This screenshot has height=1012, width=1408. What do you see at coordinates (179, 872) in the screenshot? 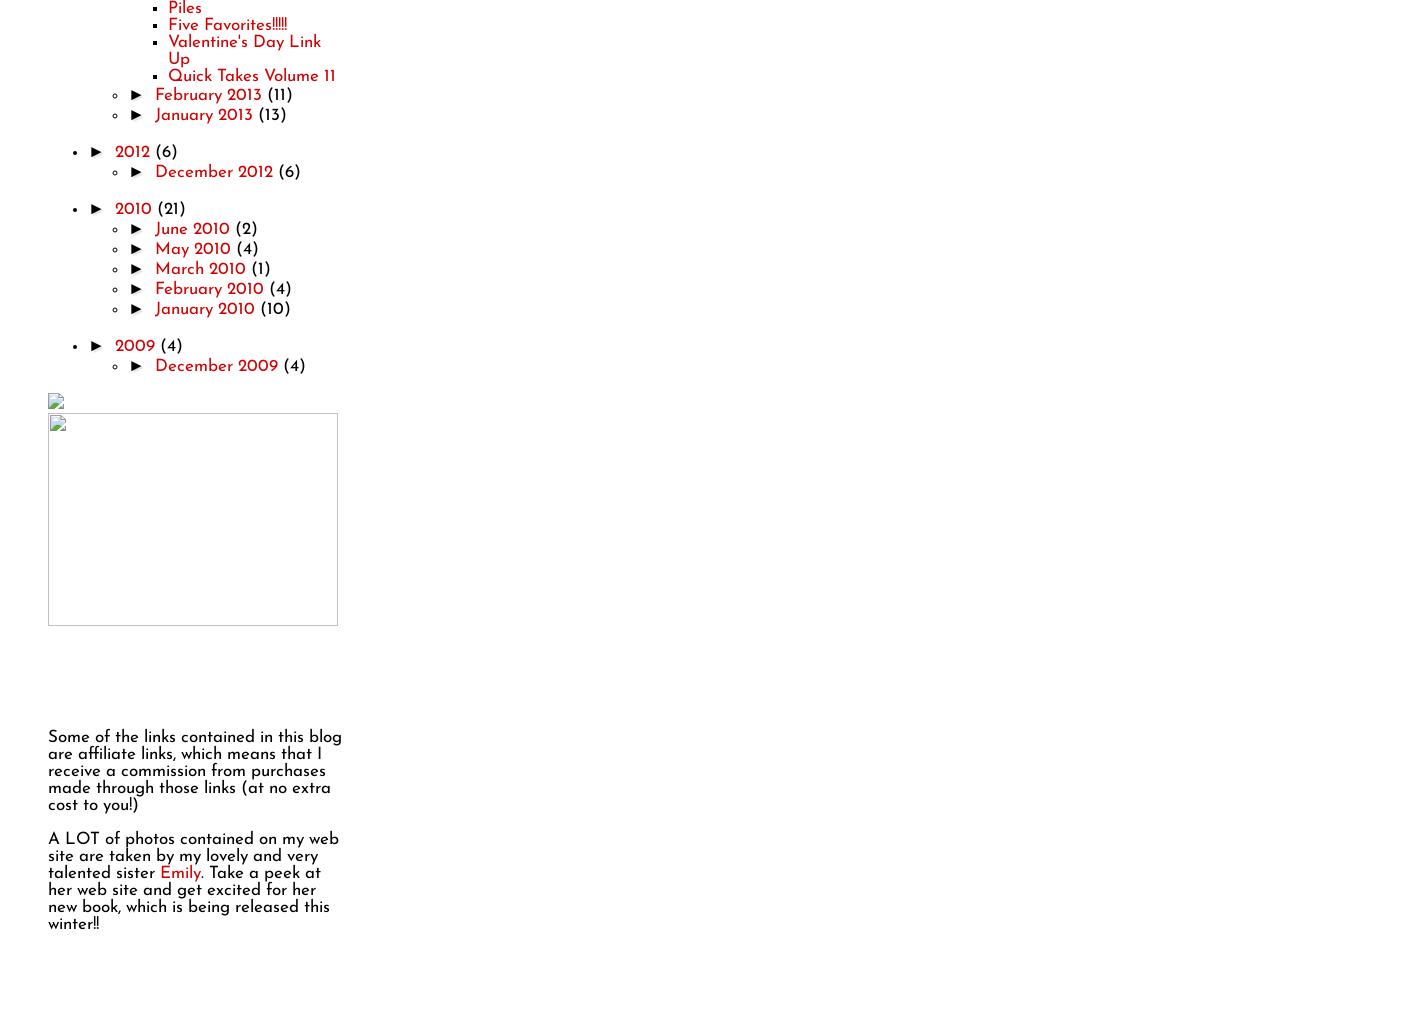
I see `'Emily'` at bounding box center [179, 872].